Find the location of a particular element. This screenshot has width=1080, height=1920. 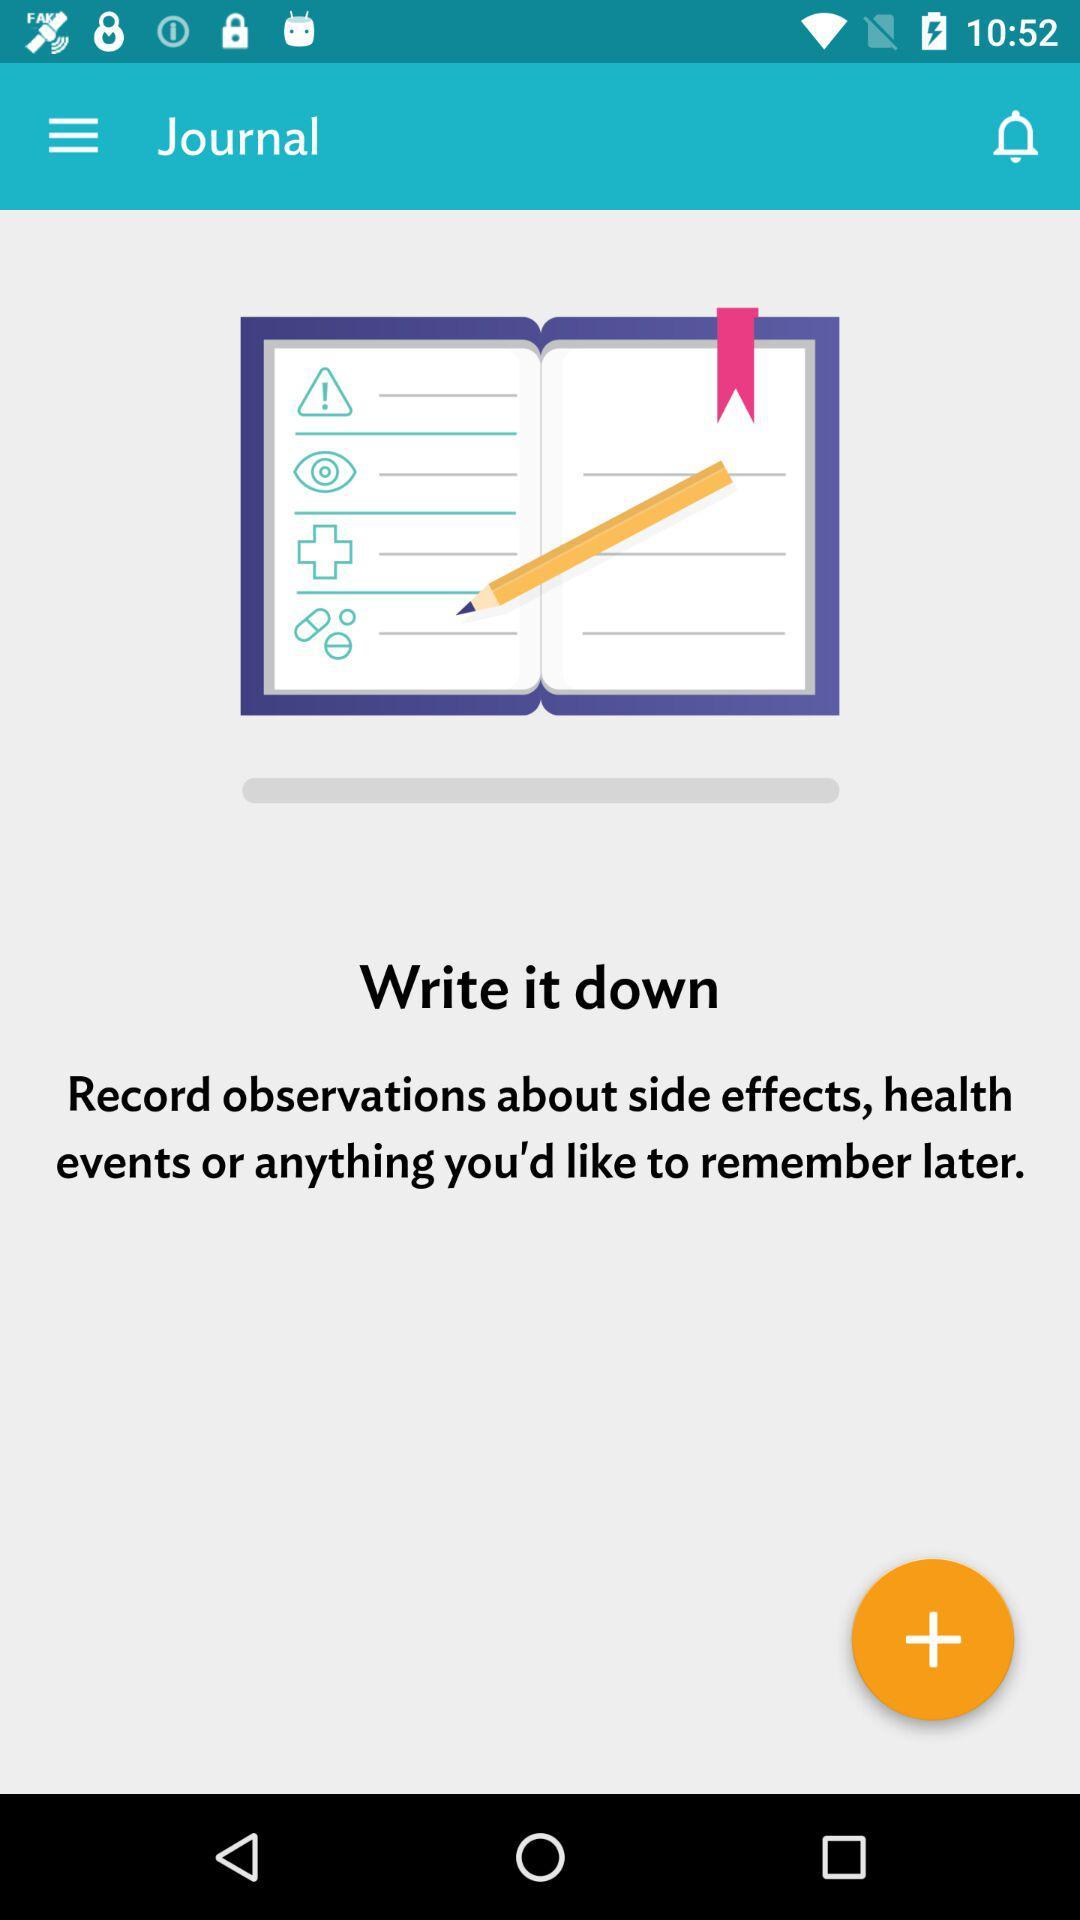

the icon at the bottom right corner is located at coordinates (933, 1646).